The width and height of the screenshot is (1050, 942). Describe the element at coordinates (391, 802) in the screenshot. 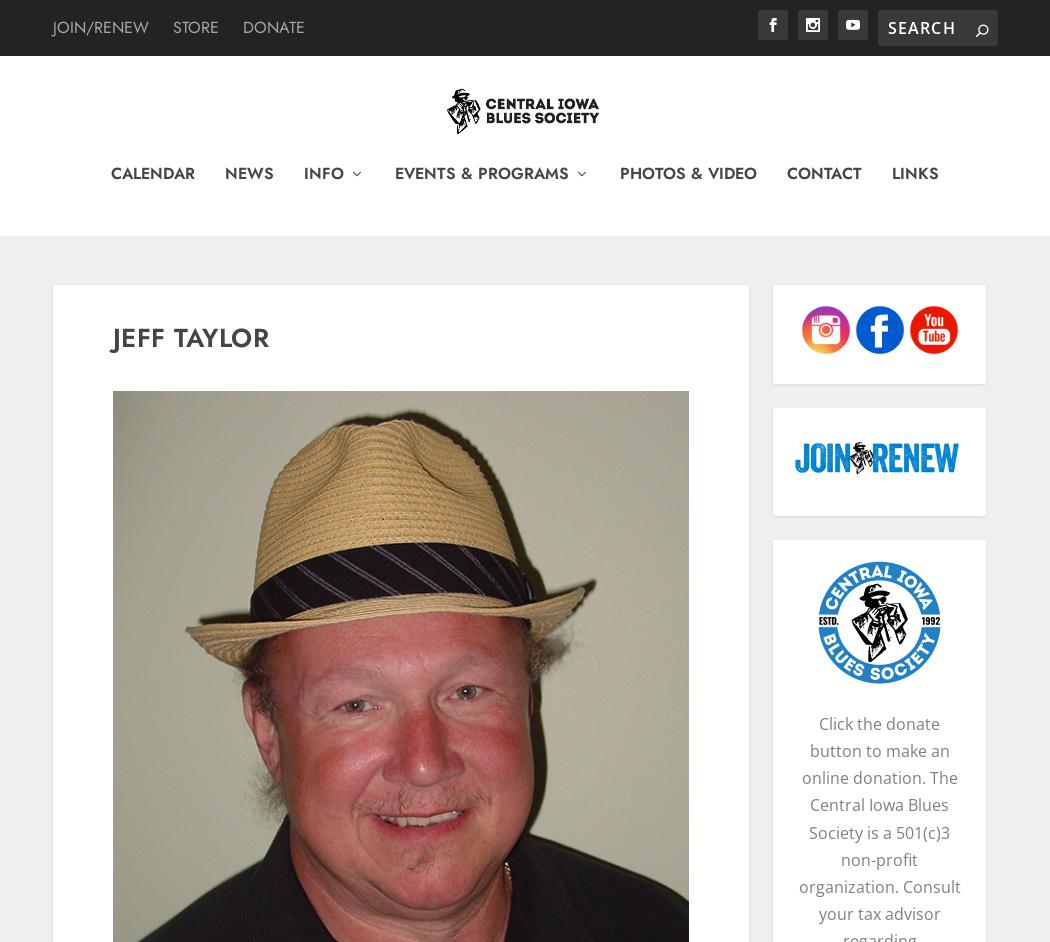

I see `'Media & Advertising'` at that location.